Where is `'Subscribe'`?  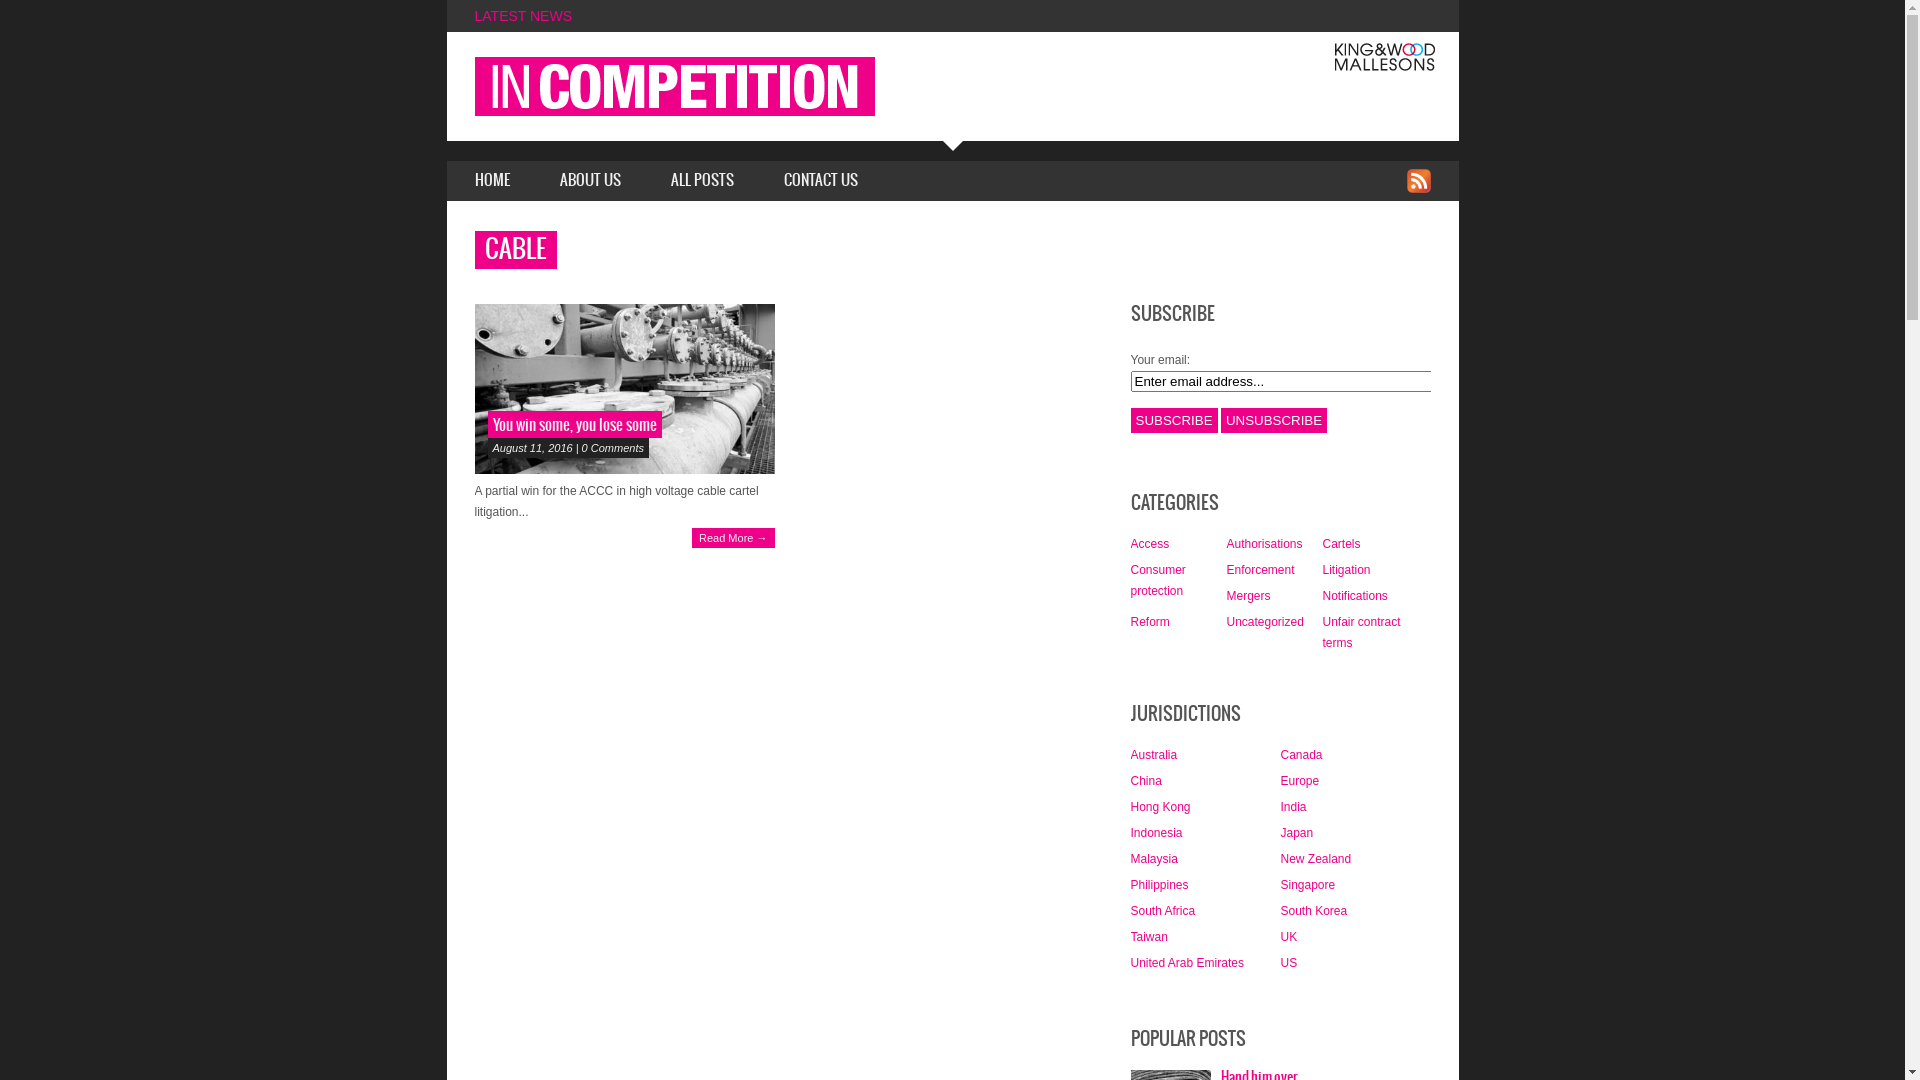 'Subscribe' is located at coordinates (1173, 419).